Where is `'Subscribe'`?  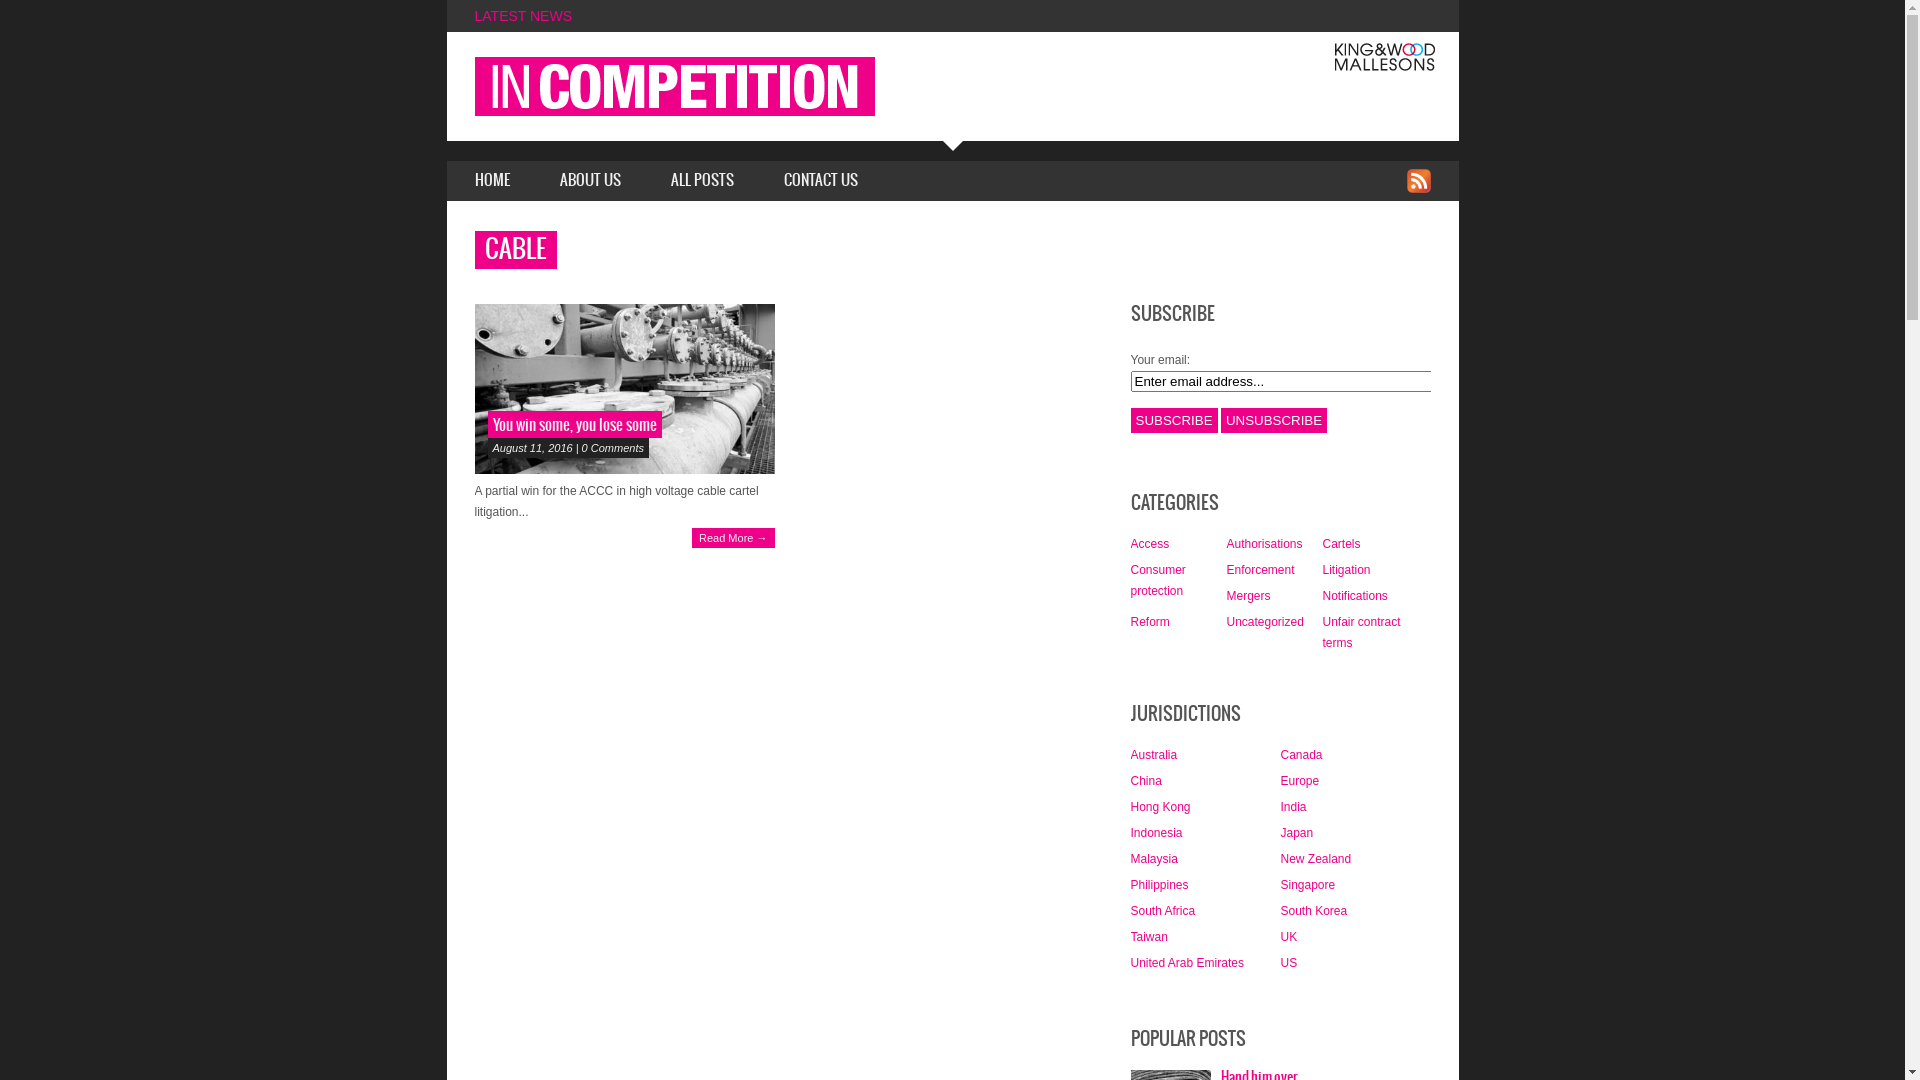 'Subscribe' is located at coordinates (1173, 419).